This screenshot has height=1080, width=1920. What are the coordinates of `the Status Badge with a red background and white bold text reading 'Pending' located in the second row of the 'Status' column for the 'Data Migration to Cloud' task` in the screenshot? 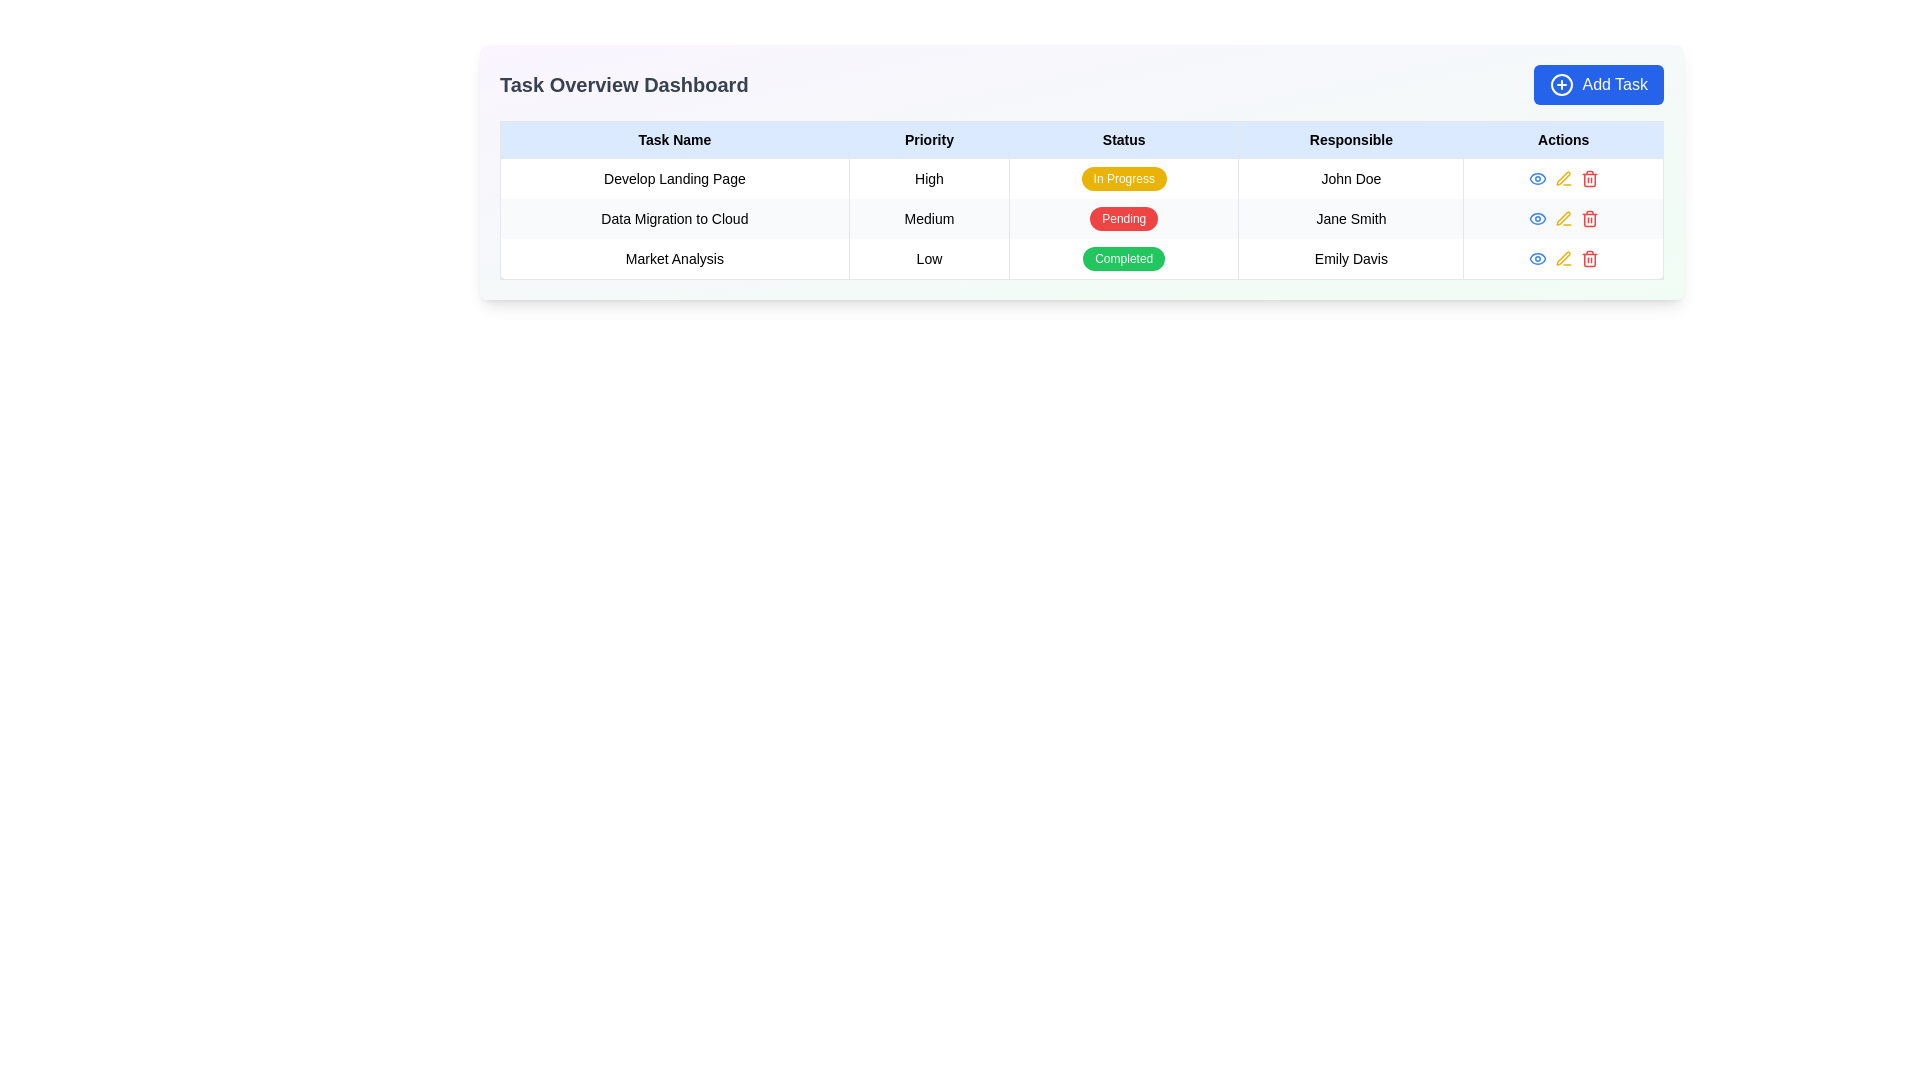 It's located at (1124, 219).